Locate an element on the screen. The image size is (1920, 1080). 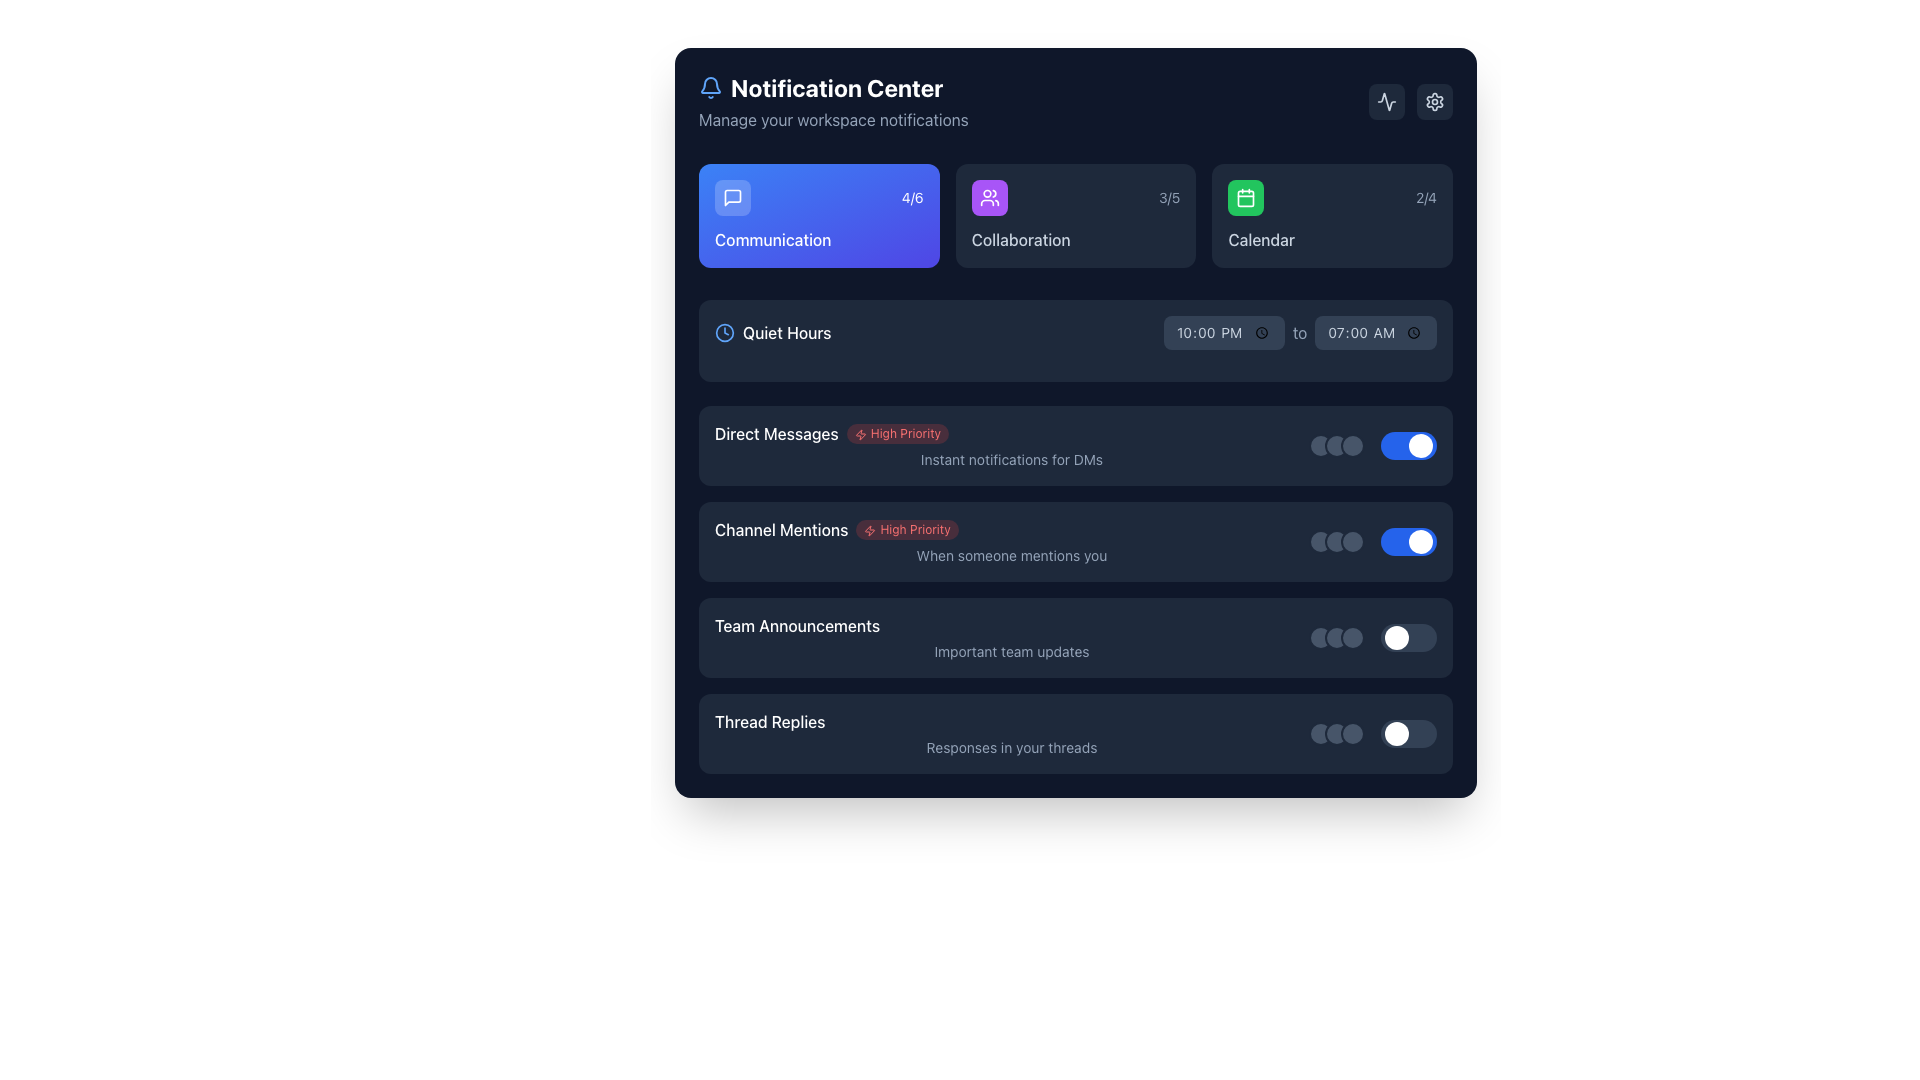
the 'Collaboration' button in the Notification Center interface is located at coordinates (989, 197).